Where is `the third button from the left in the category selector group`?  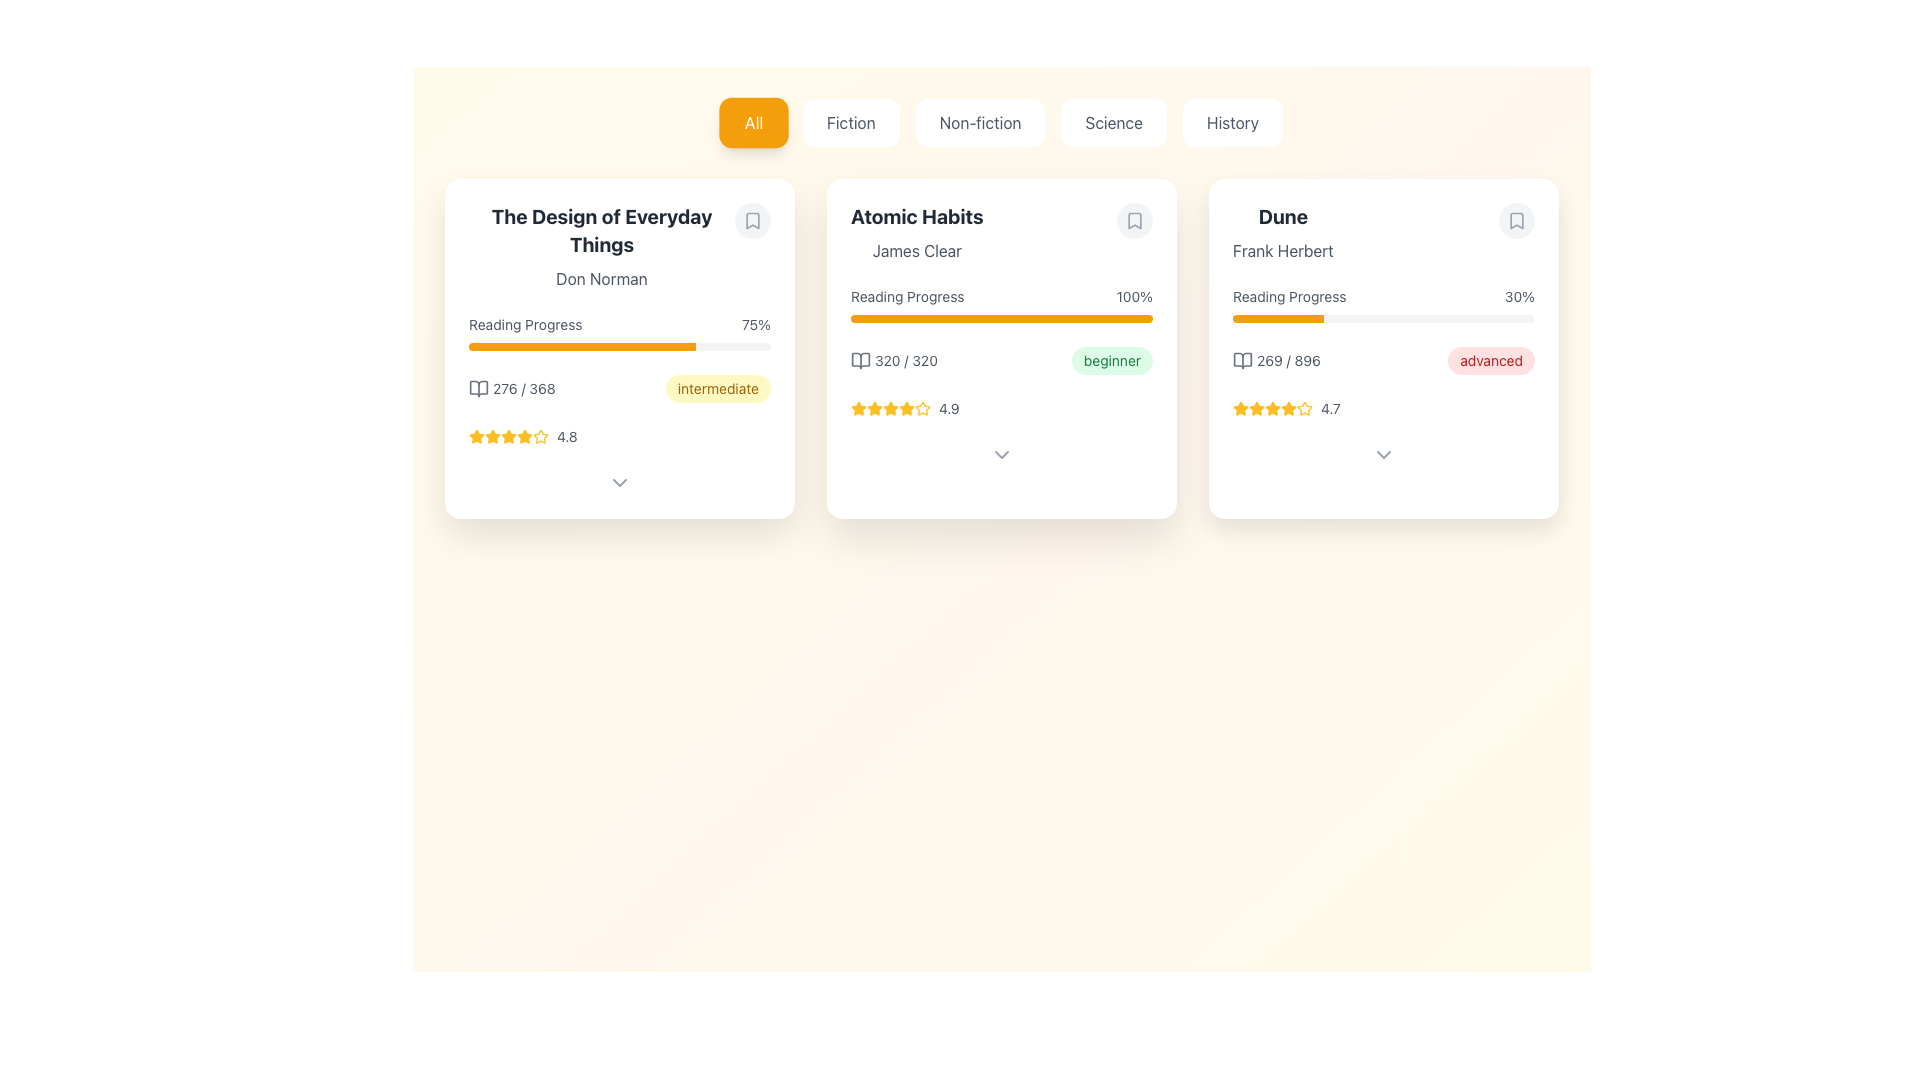 the third button from the left in the category selector group is located at coordinates (980, 123).